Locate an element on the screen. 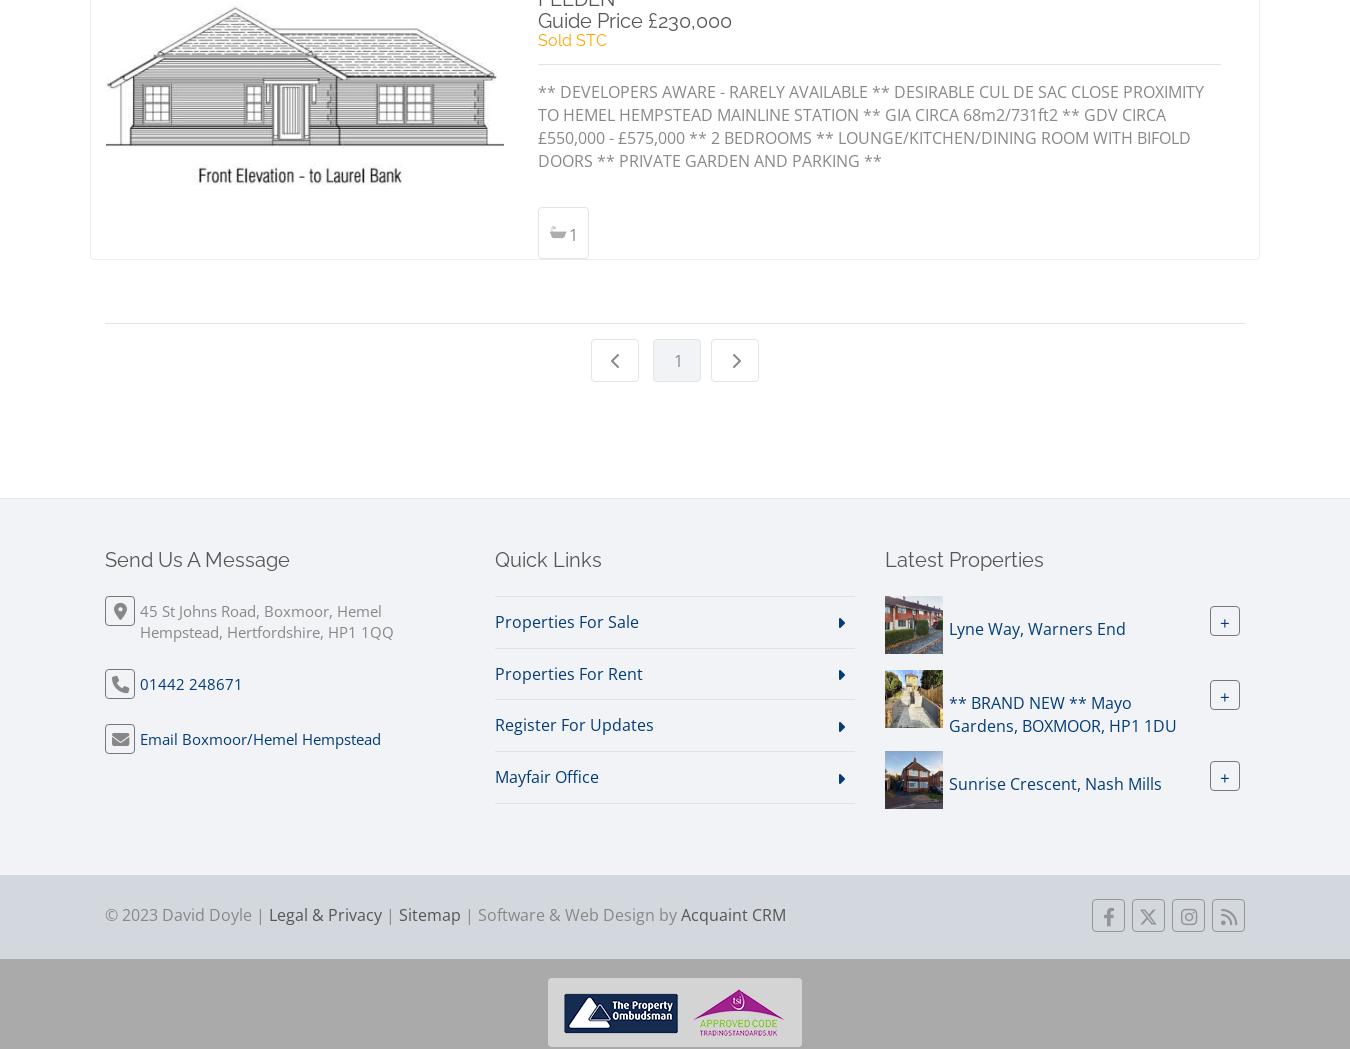 The height and width of the screenshot is (1049, 1350). '**  DEVELOPERS AWARE - RARELY AVAILABLE  **  DESIRABLE CUL DE SAC CLOSE PROXIMITY TO HEMEL HEMPSTEAD MAINLINE STATION  **  GIA CIRCA 68m2/731ft2  **  GDV CIRCA £550,000 - £575,000  **  2 BEDROOMS  ** LOUNGE/KITCHEN/DINING ROOM WITH BIFOLD DOORS  **  PRIVATE GARDEN AND PARKING  **' is located at coordinates (871, 125).